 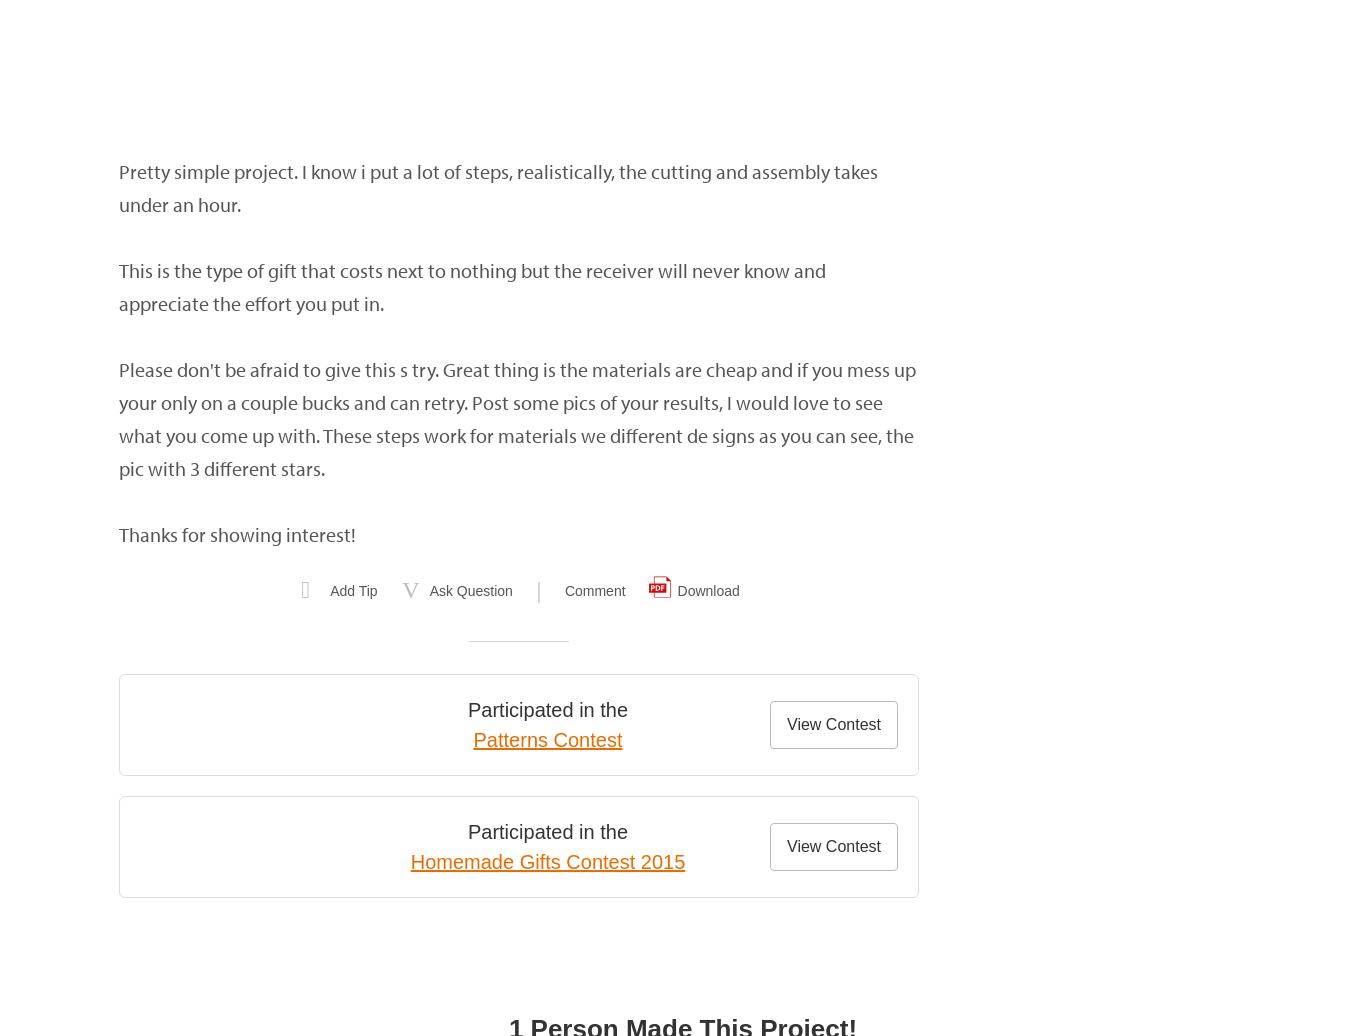 I want to click on 'Patterns Contest', so click(x=547, y=740).